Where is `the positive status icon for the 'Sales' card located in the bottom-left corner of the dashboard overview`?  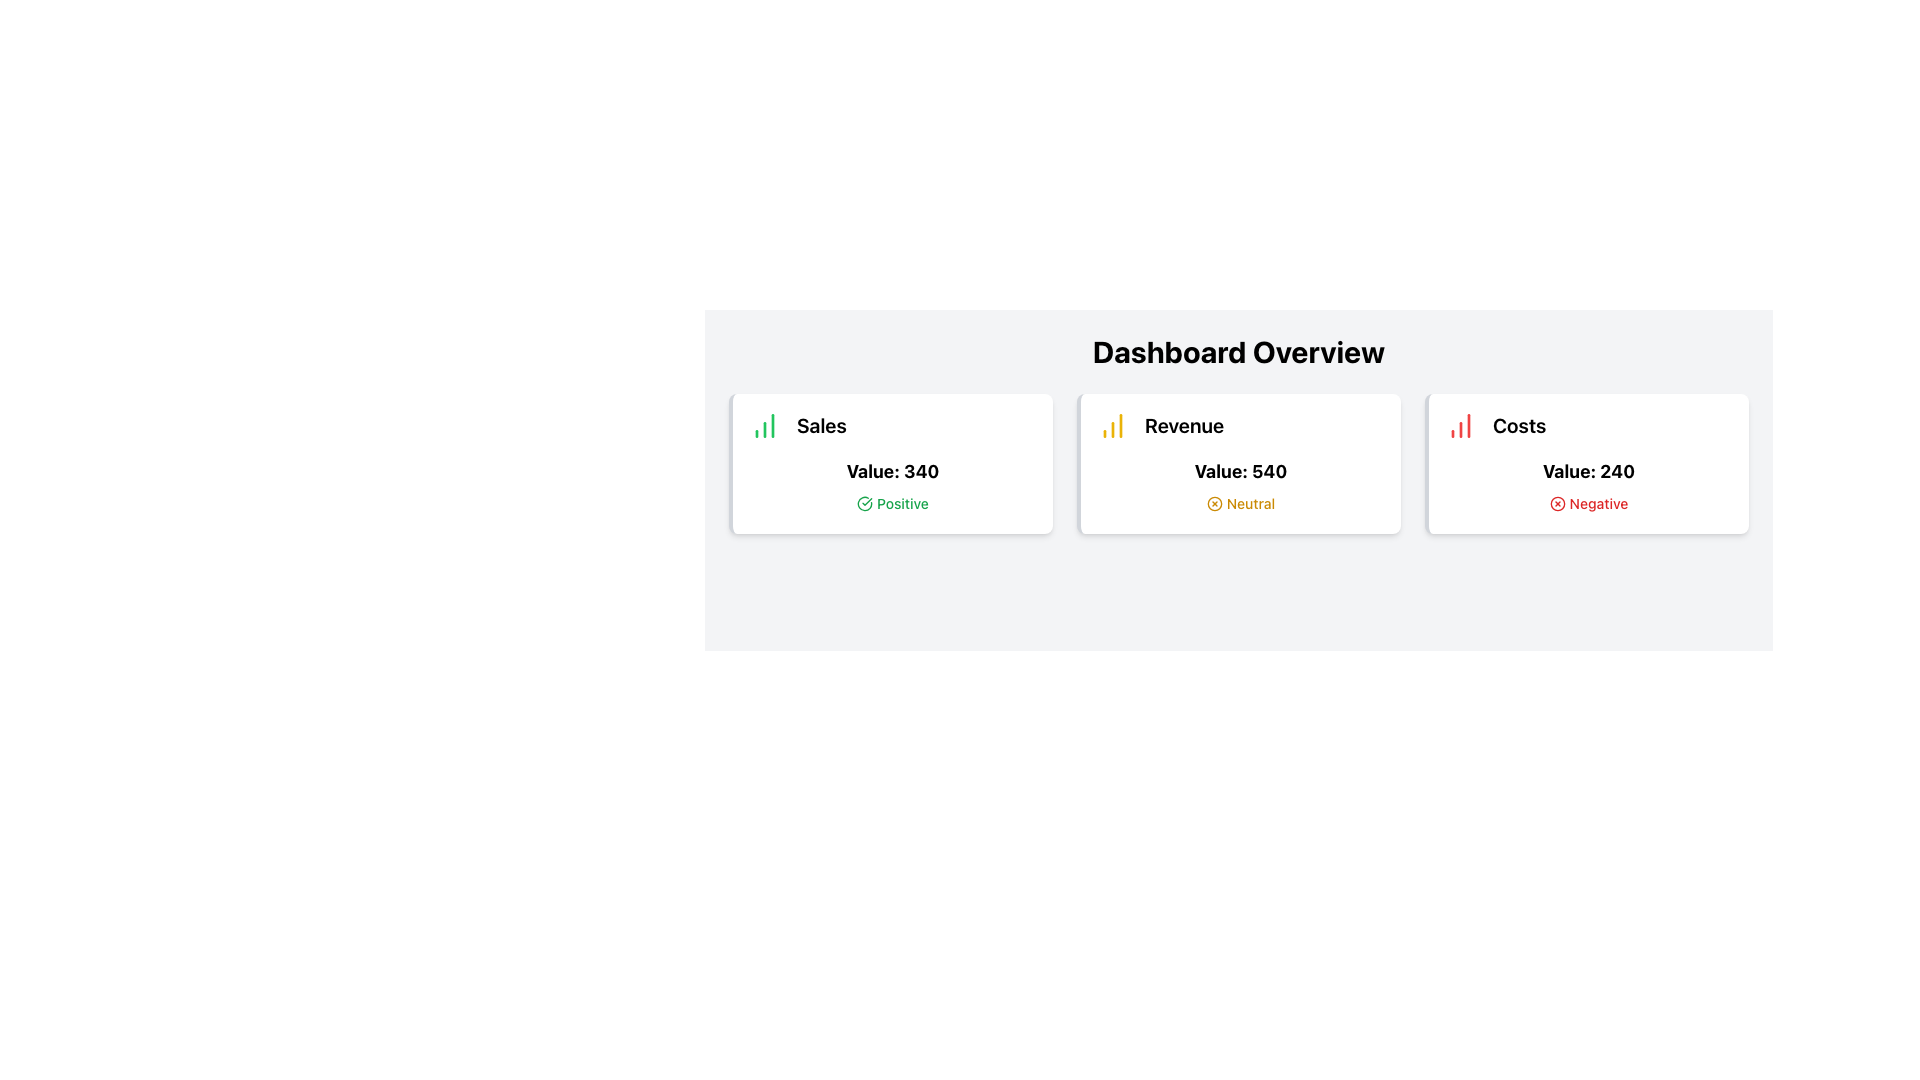 the positive status icon for the 'Sales' card located in the bottom-left corner of the dashboard overview is located at coordinates (865, 503).